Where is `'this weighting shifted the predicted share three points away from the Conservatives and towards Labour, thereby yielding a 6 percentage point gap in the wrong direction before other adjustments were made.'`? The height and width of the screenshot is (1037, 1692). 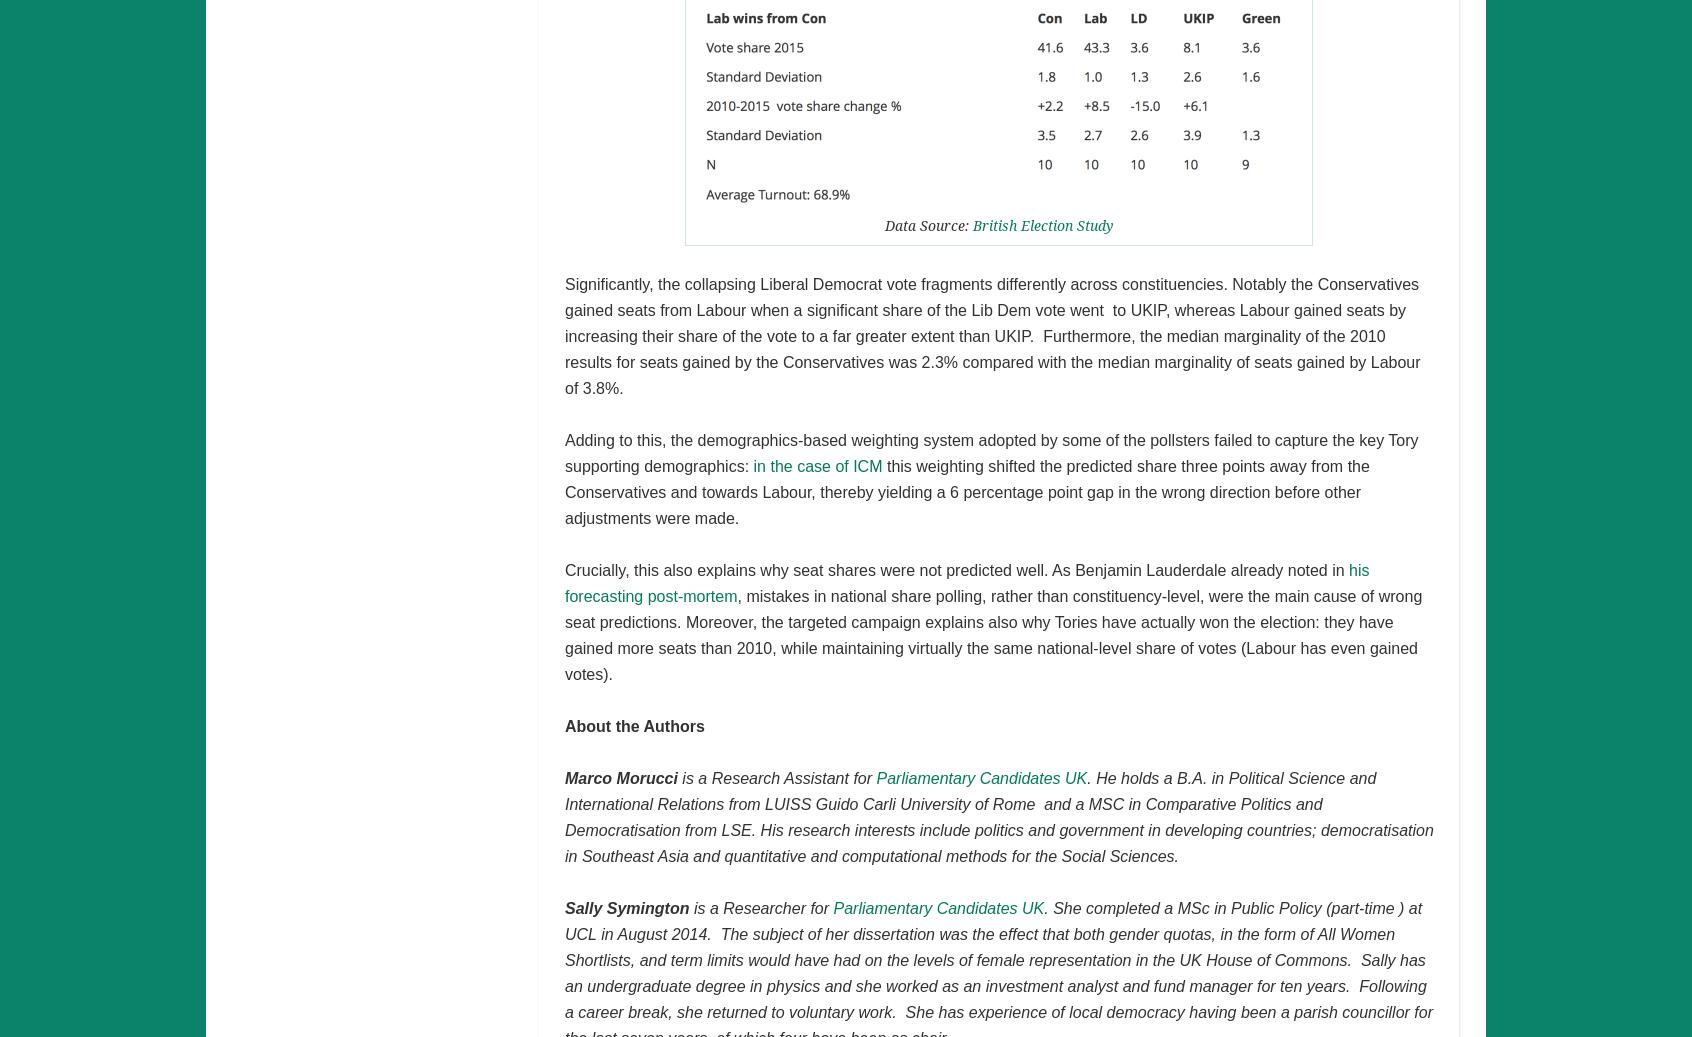 'this weighting shifted the predicted share three points away from the Conservatives and towards Labour, thereby yielding a 6 percentage point gap in the wrong direction before other adjustments were made.' is located at coordinates (966, 490).